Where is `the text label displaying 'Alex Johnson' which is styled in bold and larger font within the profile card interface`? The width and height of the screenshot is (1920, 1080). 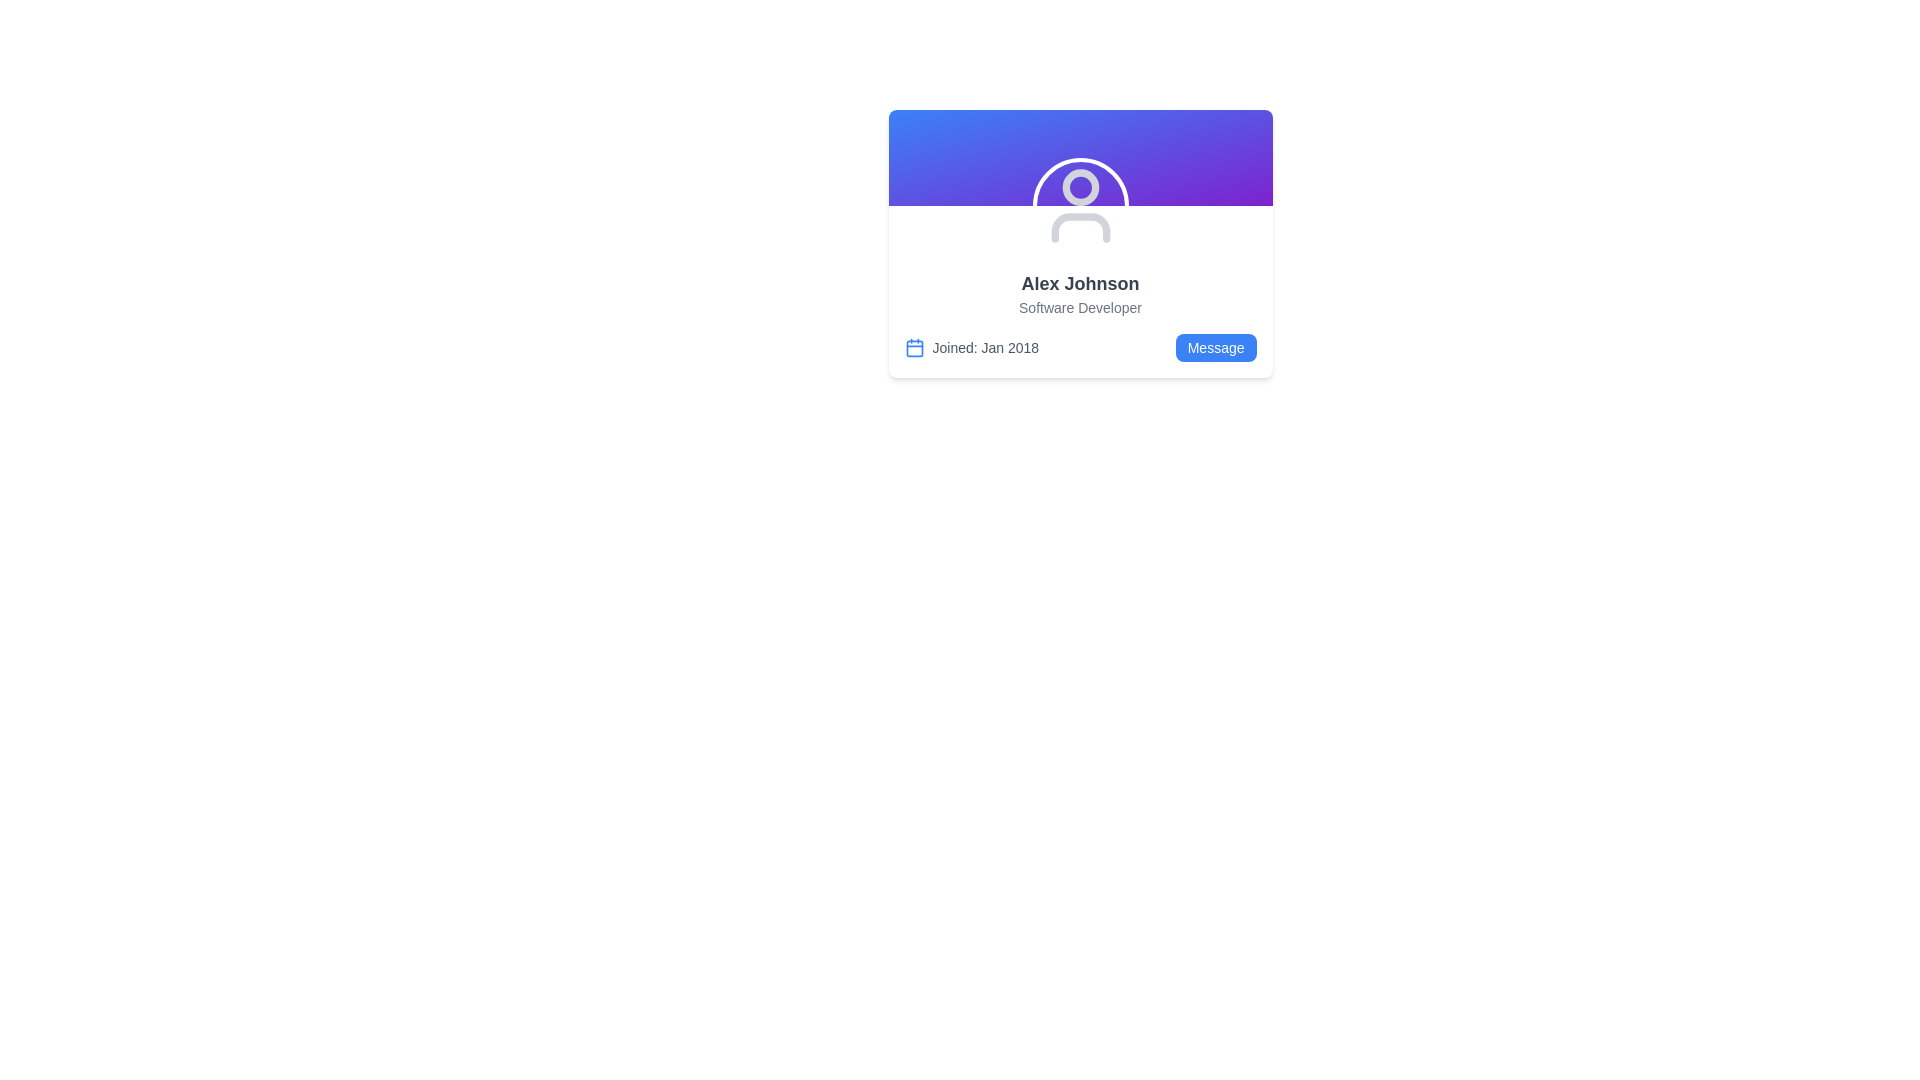 the text label displaying 'Alex Johnson' which is styled in bold and larger font within the profile card interface is located at coordinates (1079, 284).